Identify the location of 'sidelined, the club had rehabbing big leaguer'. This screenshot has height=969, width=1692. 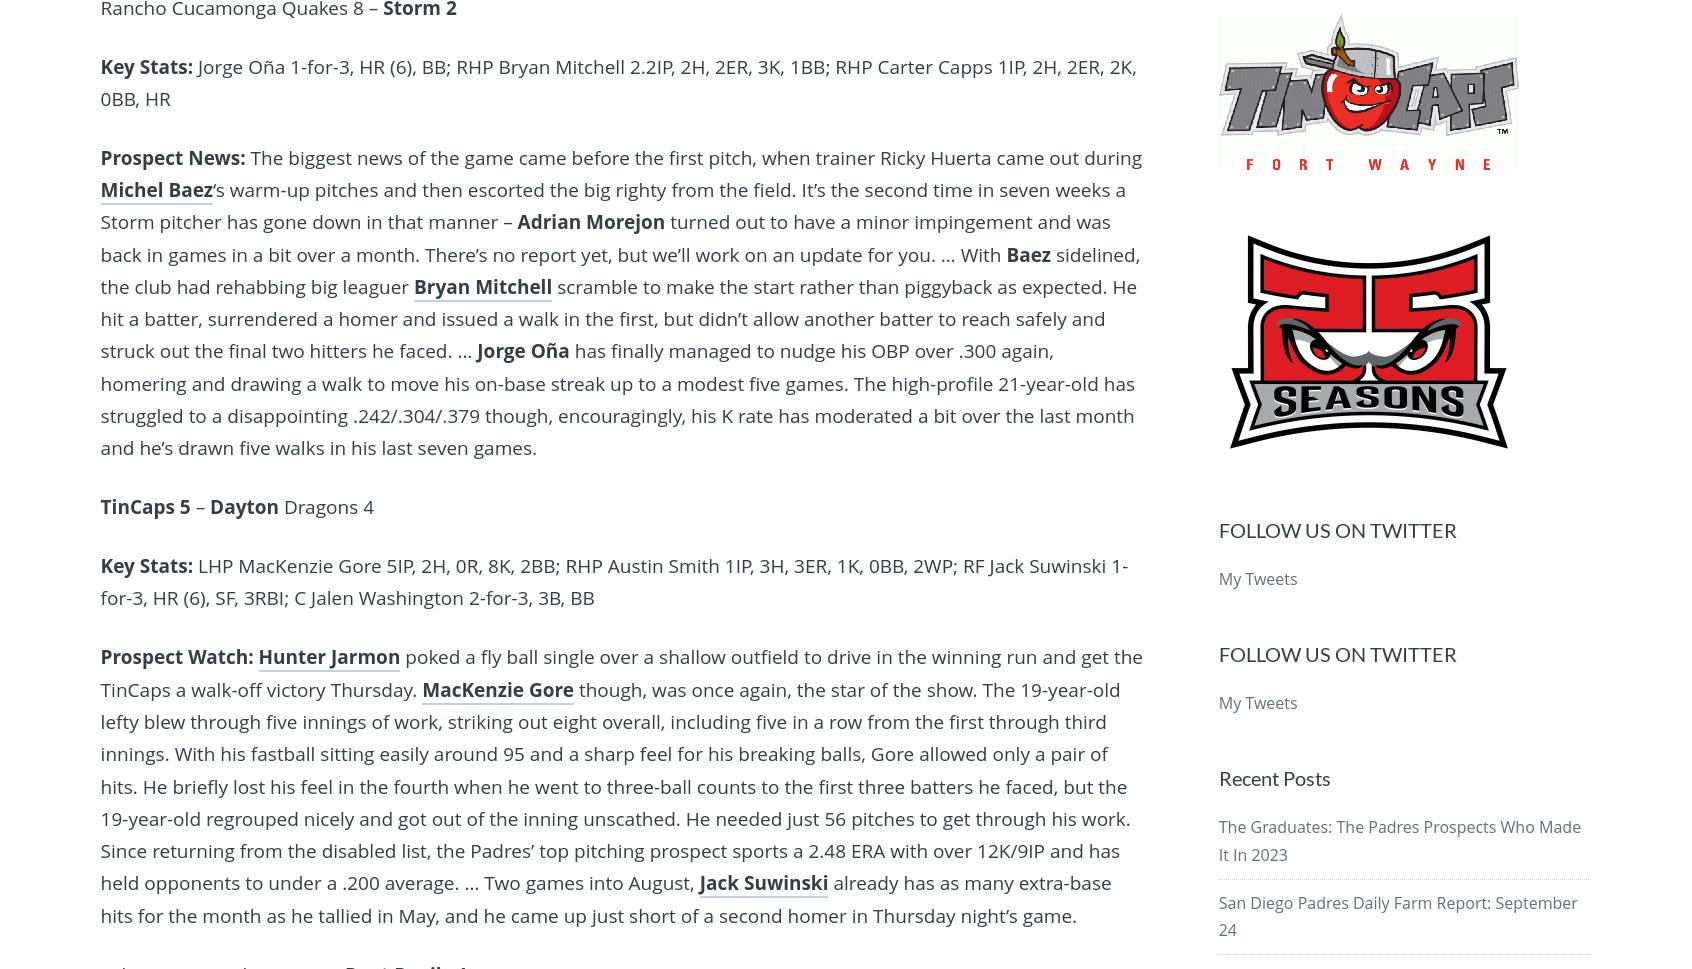
(618, 269).